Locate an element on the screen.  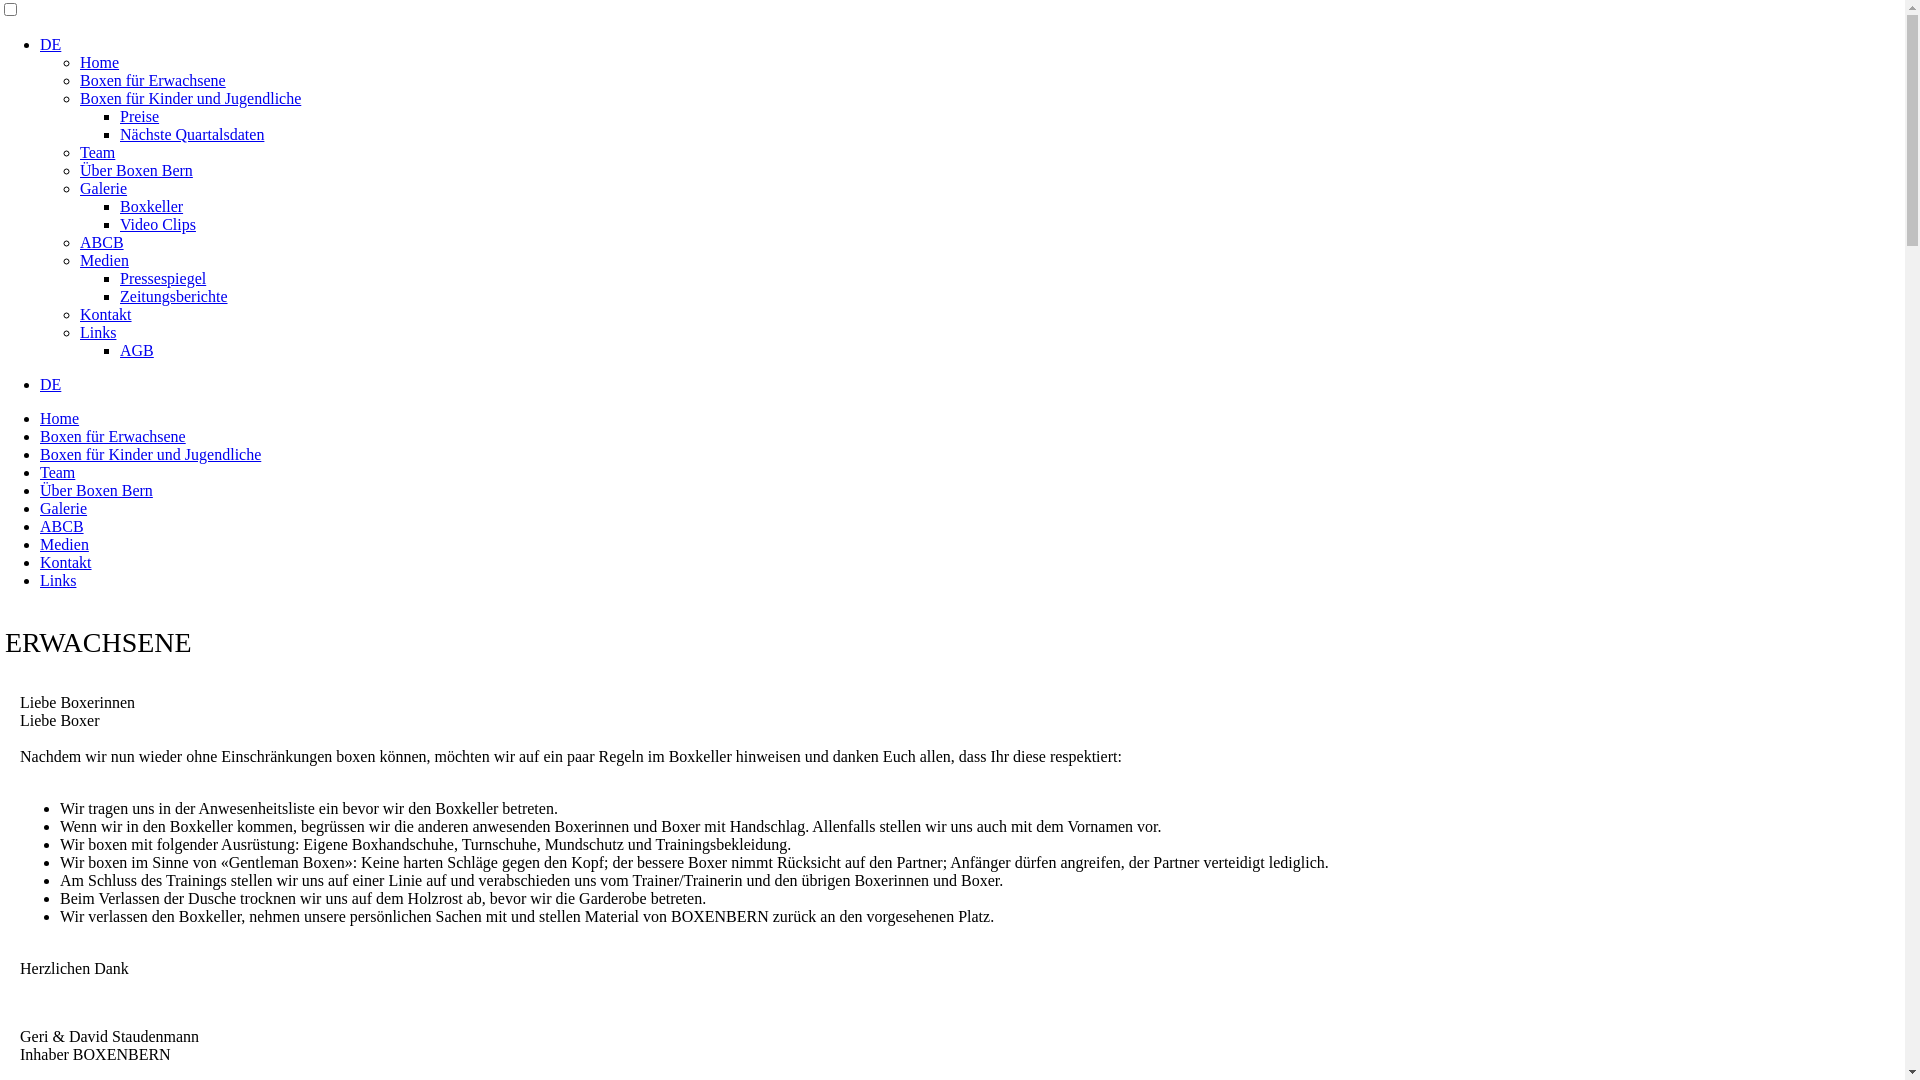
'Home' is located at coordinates (59, 417).